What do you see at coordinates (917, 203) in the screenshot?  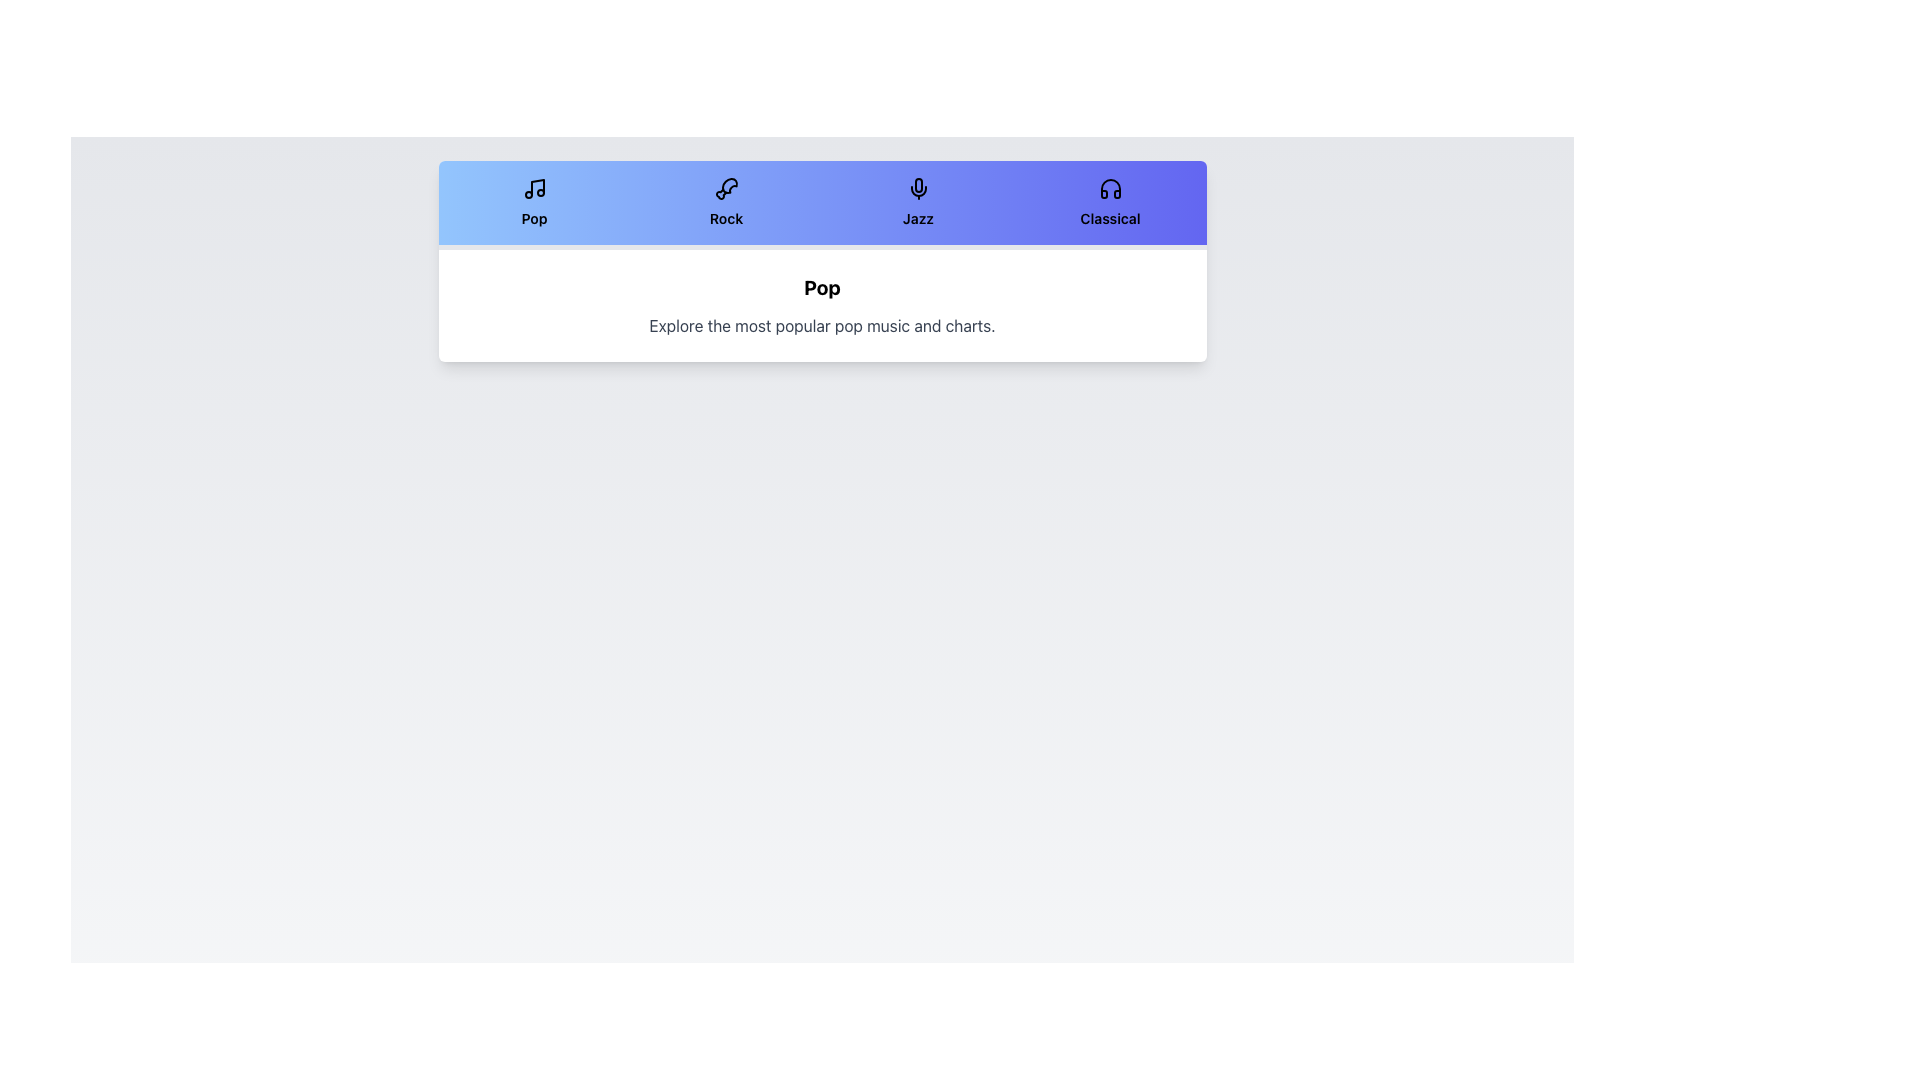 I see `the 'Jazz' tab button, which is the third tab in a series of four, positioned between 'Rock' and 'Classical'` at bounding box center [917, 203].